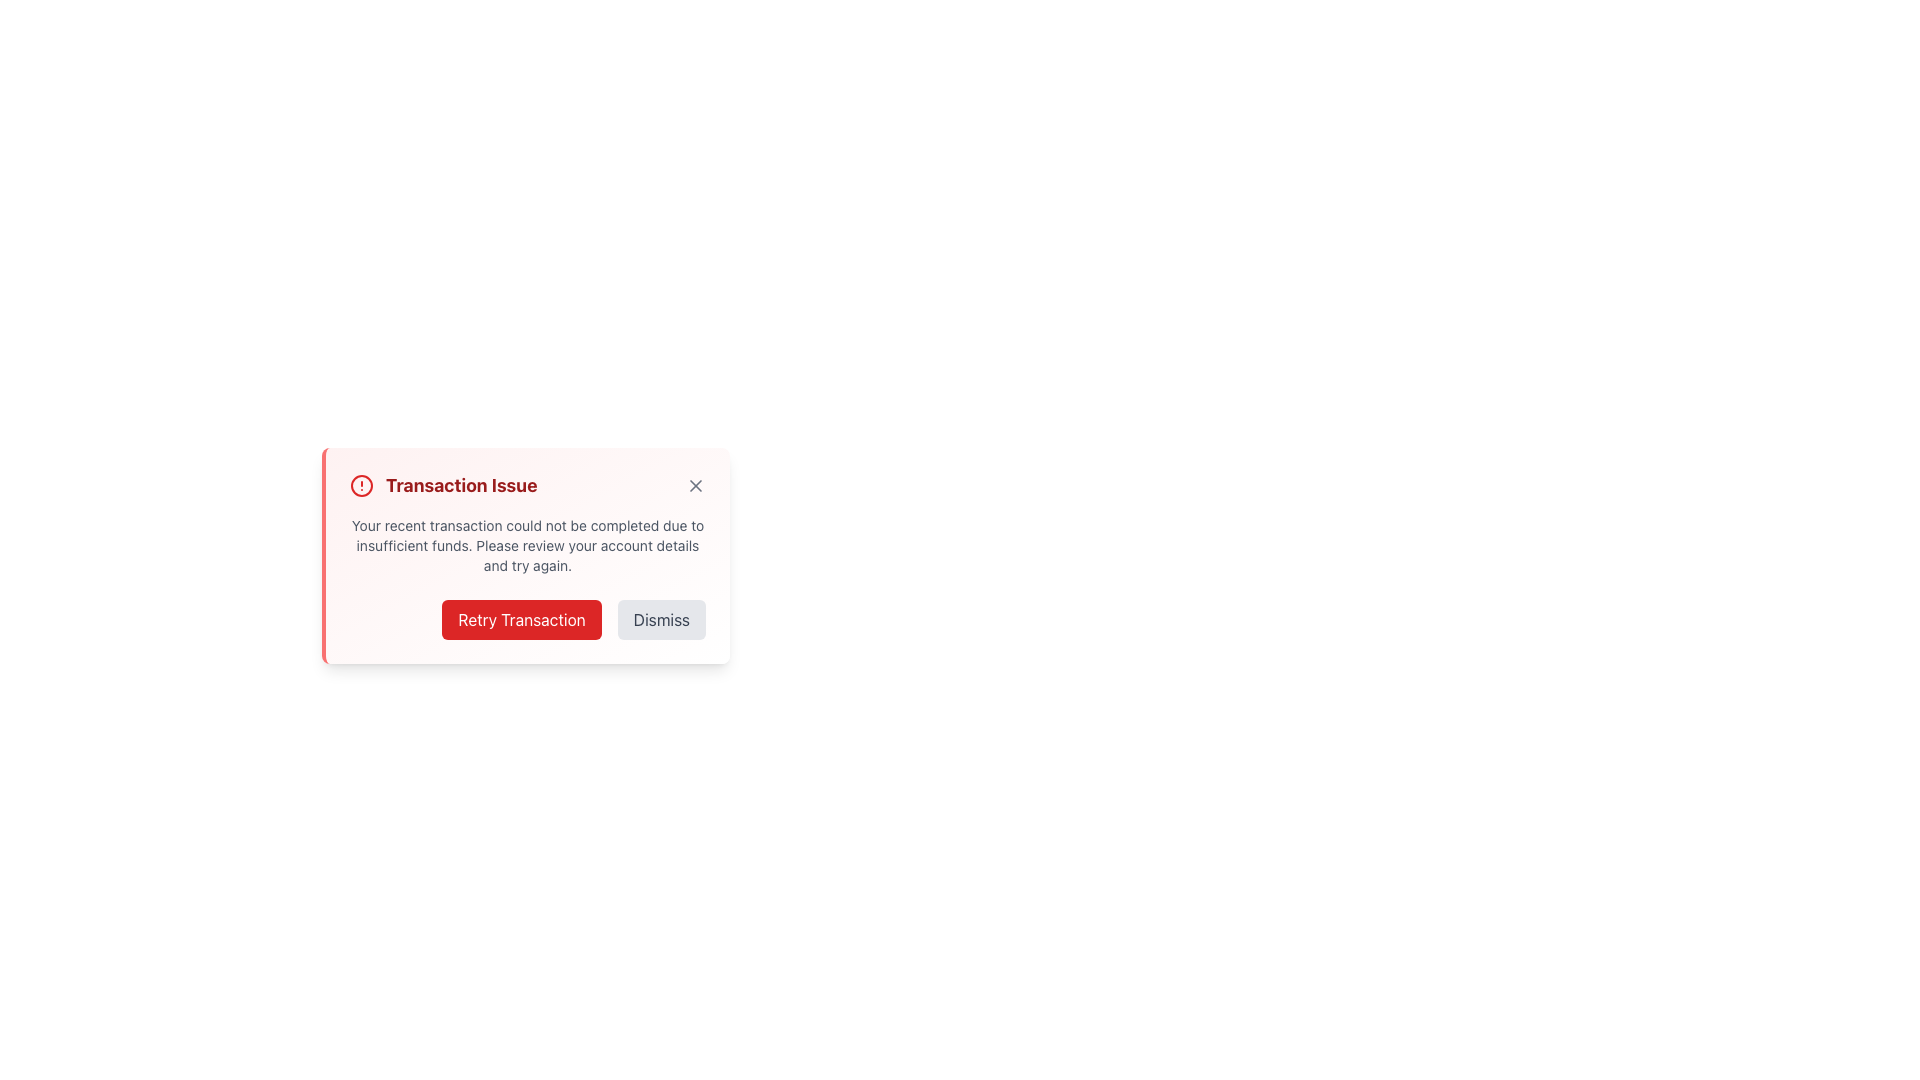 The height and width of the screenshot is (1080, 1920). What do you see at coordinates (522, 619) in the screenshot?
I see `the retry transaction button located at the bottom-right of the modal window` at bounding box center [522, 619].